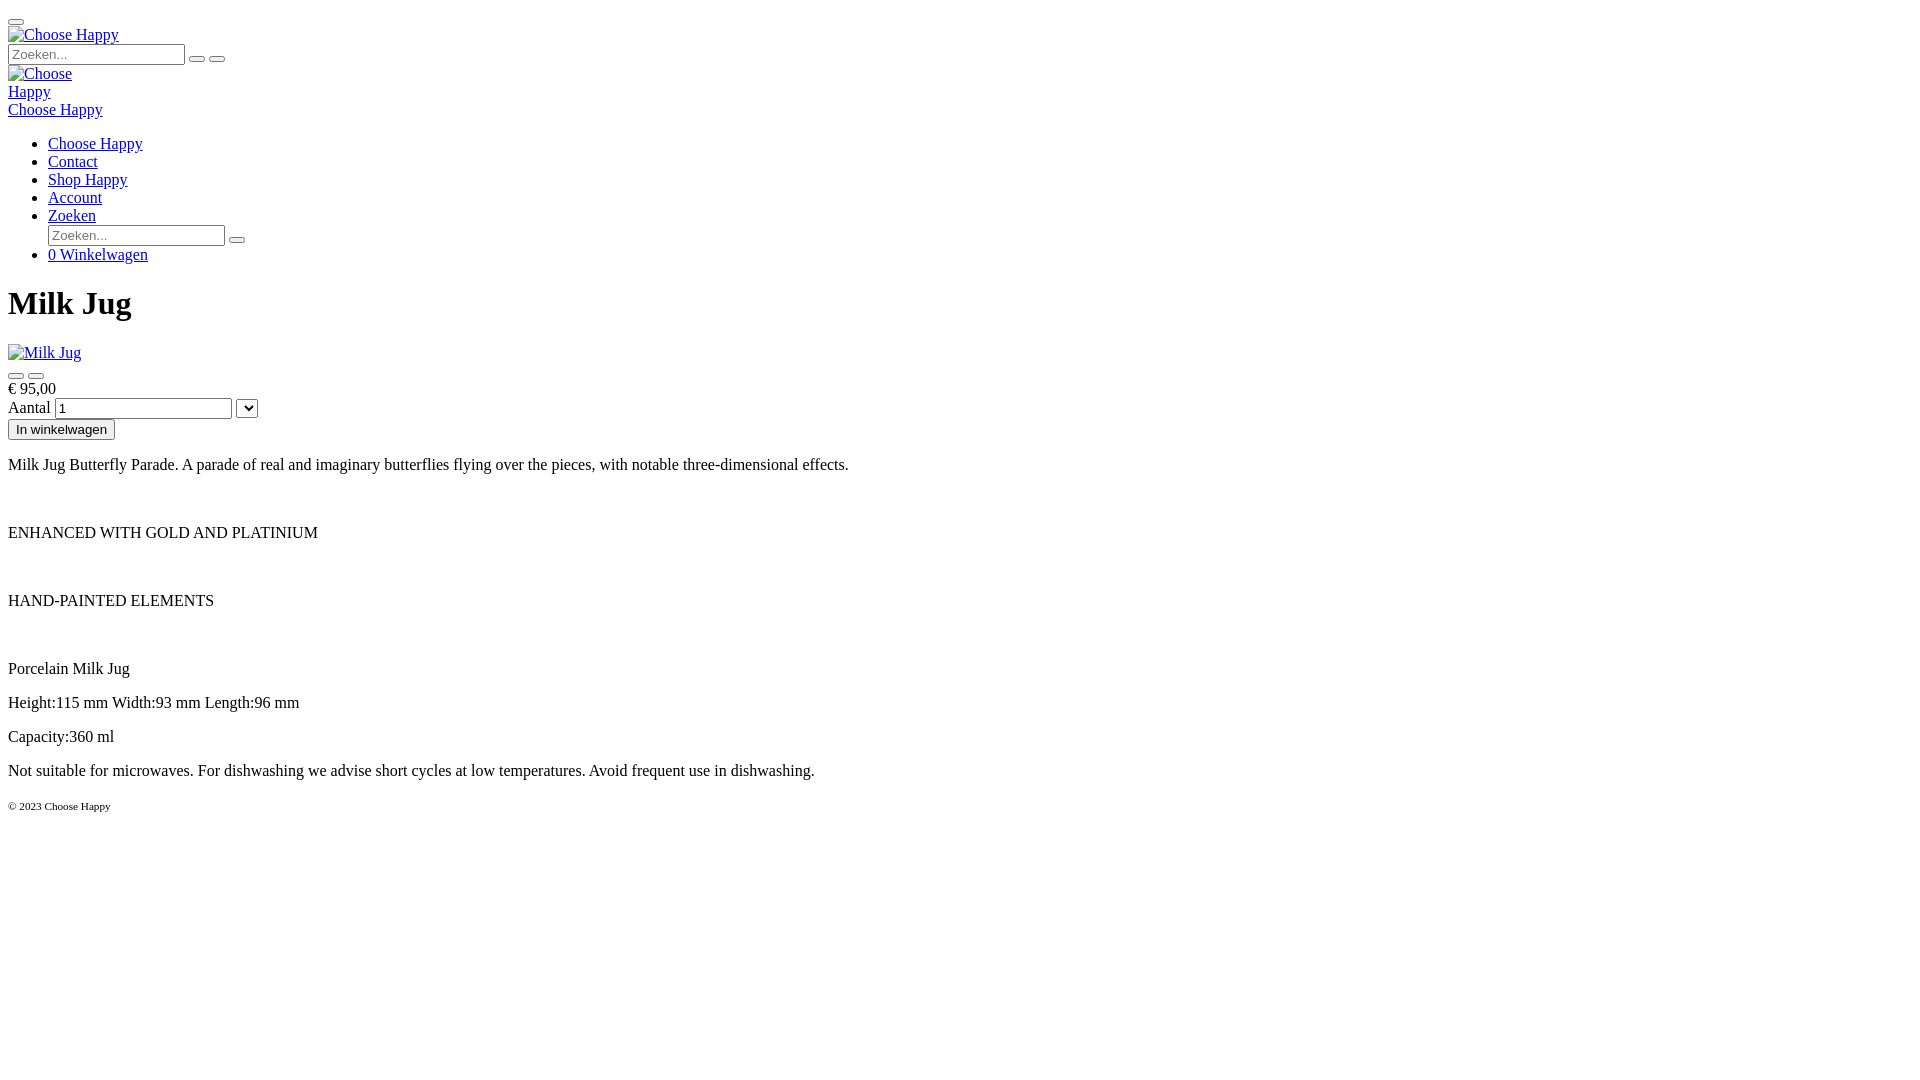 The image size is (1920, 1080). I want to click on 'Choose Happy', so click(63, 34).